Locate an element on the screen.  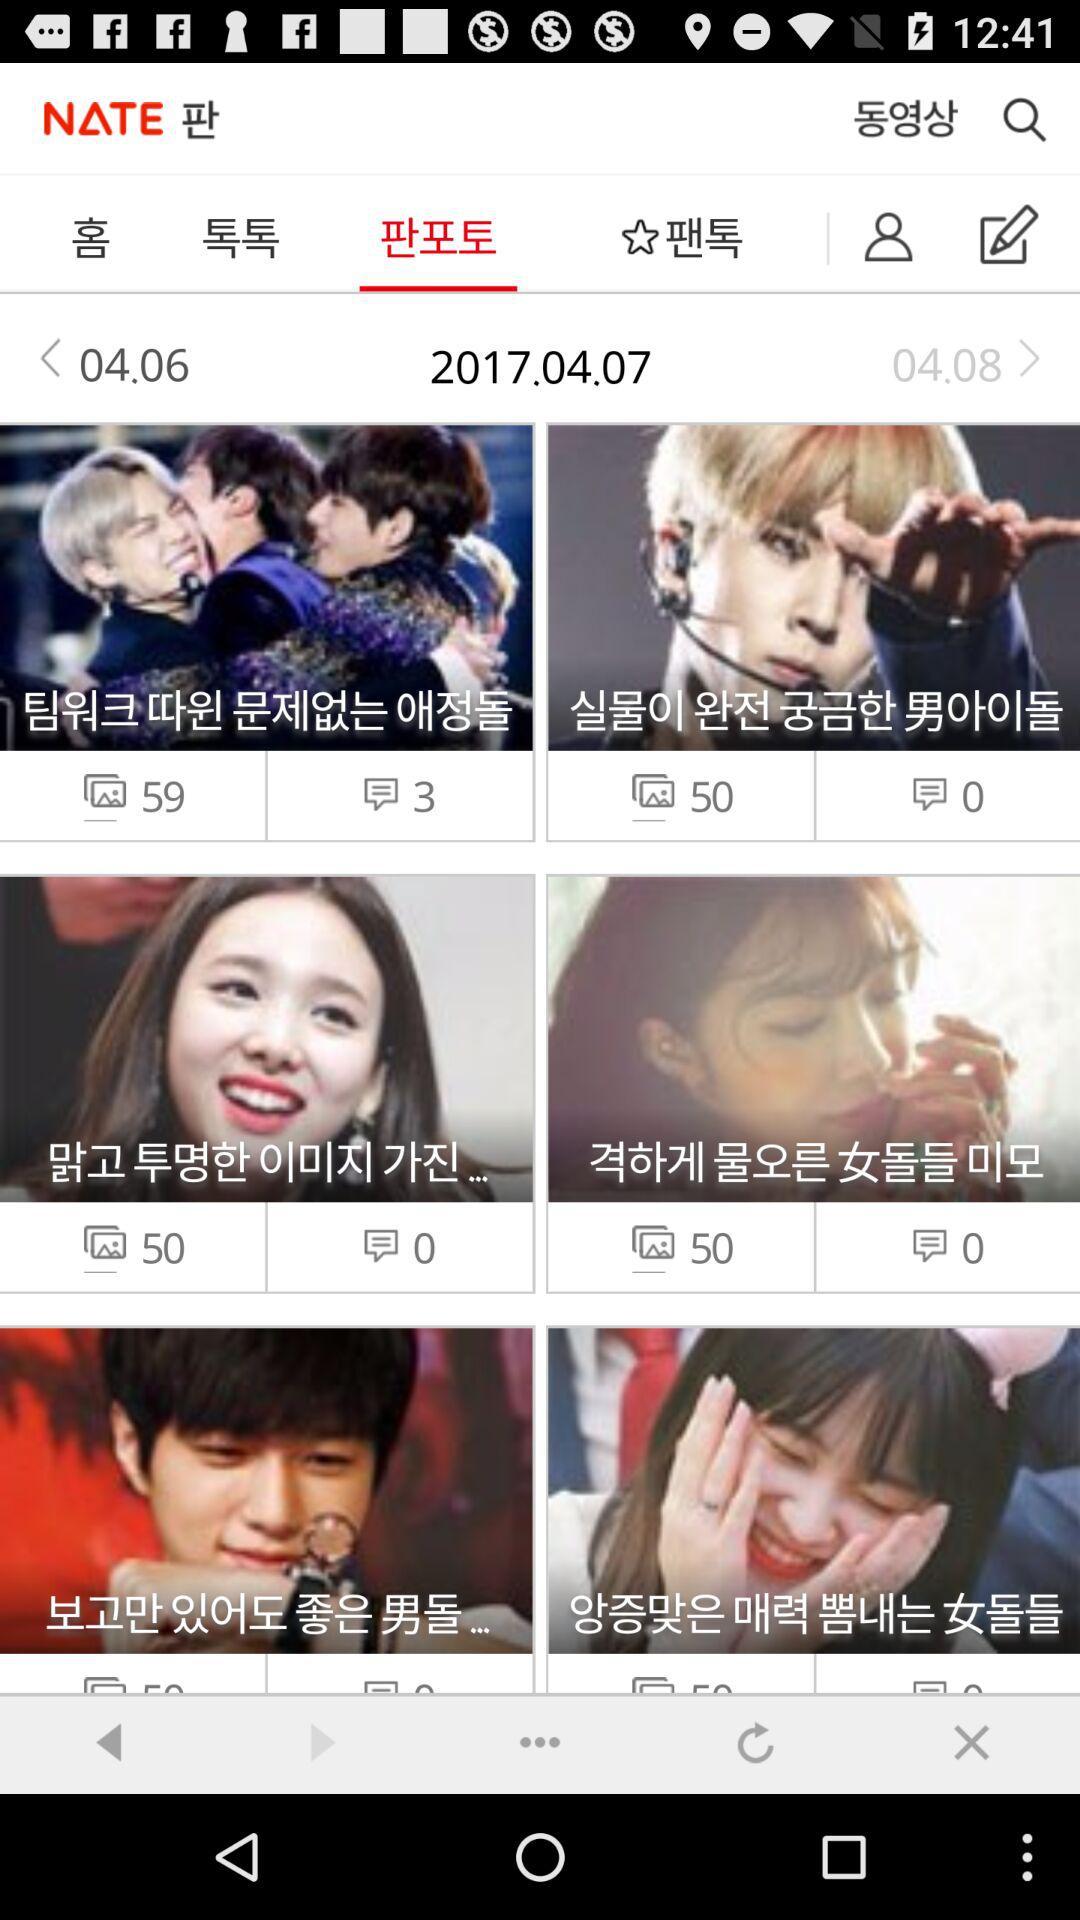
the font icon is located at coordinates (971, 1863).